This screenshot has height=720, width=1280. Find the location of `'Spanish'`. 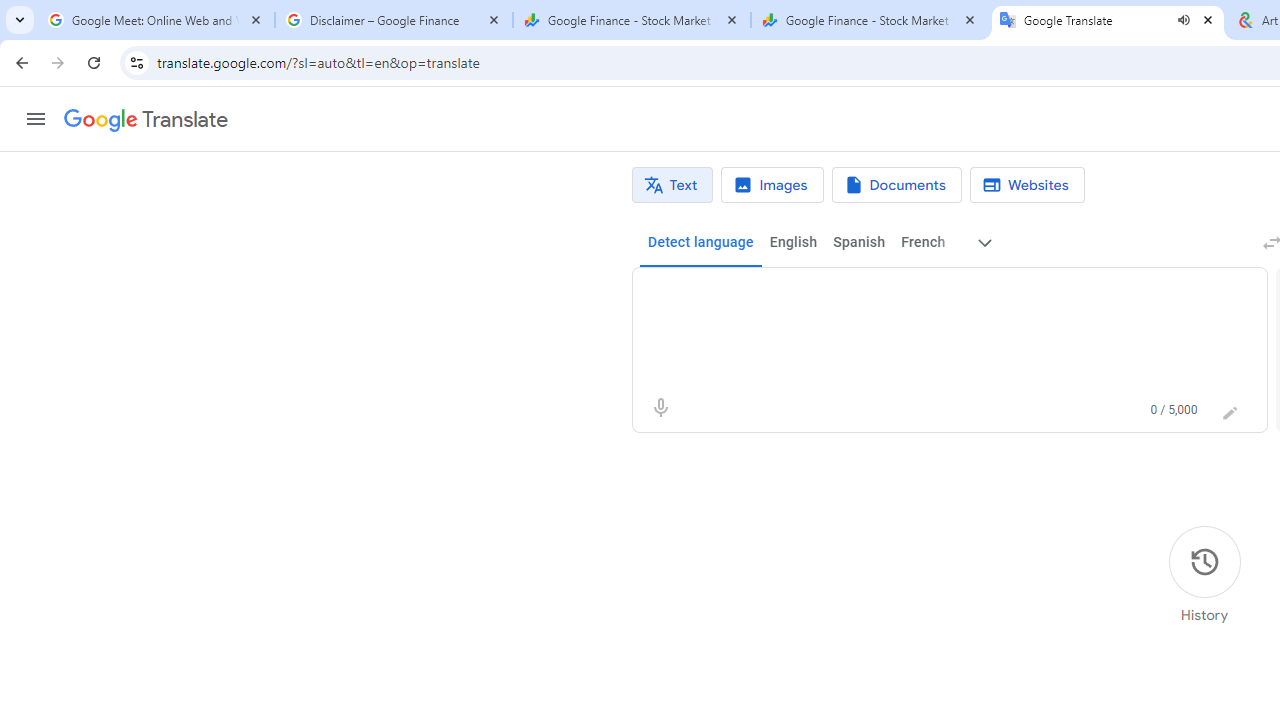

'Spanish' is located at coordinates (858, 242).